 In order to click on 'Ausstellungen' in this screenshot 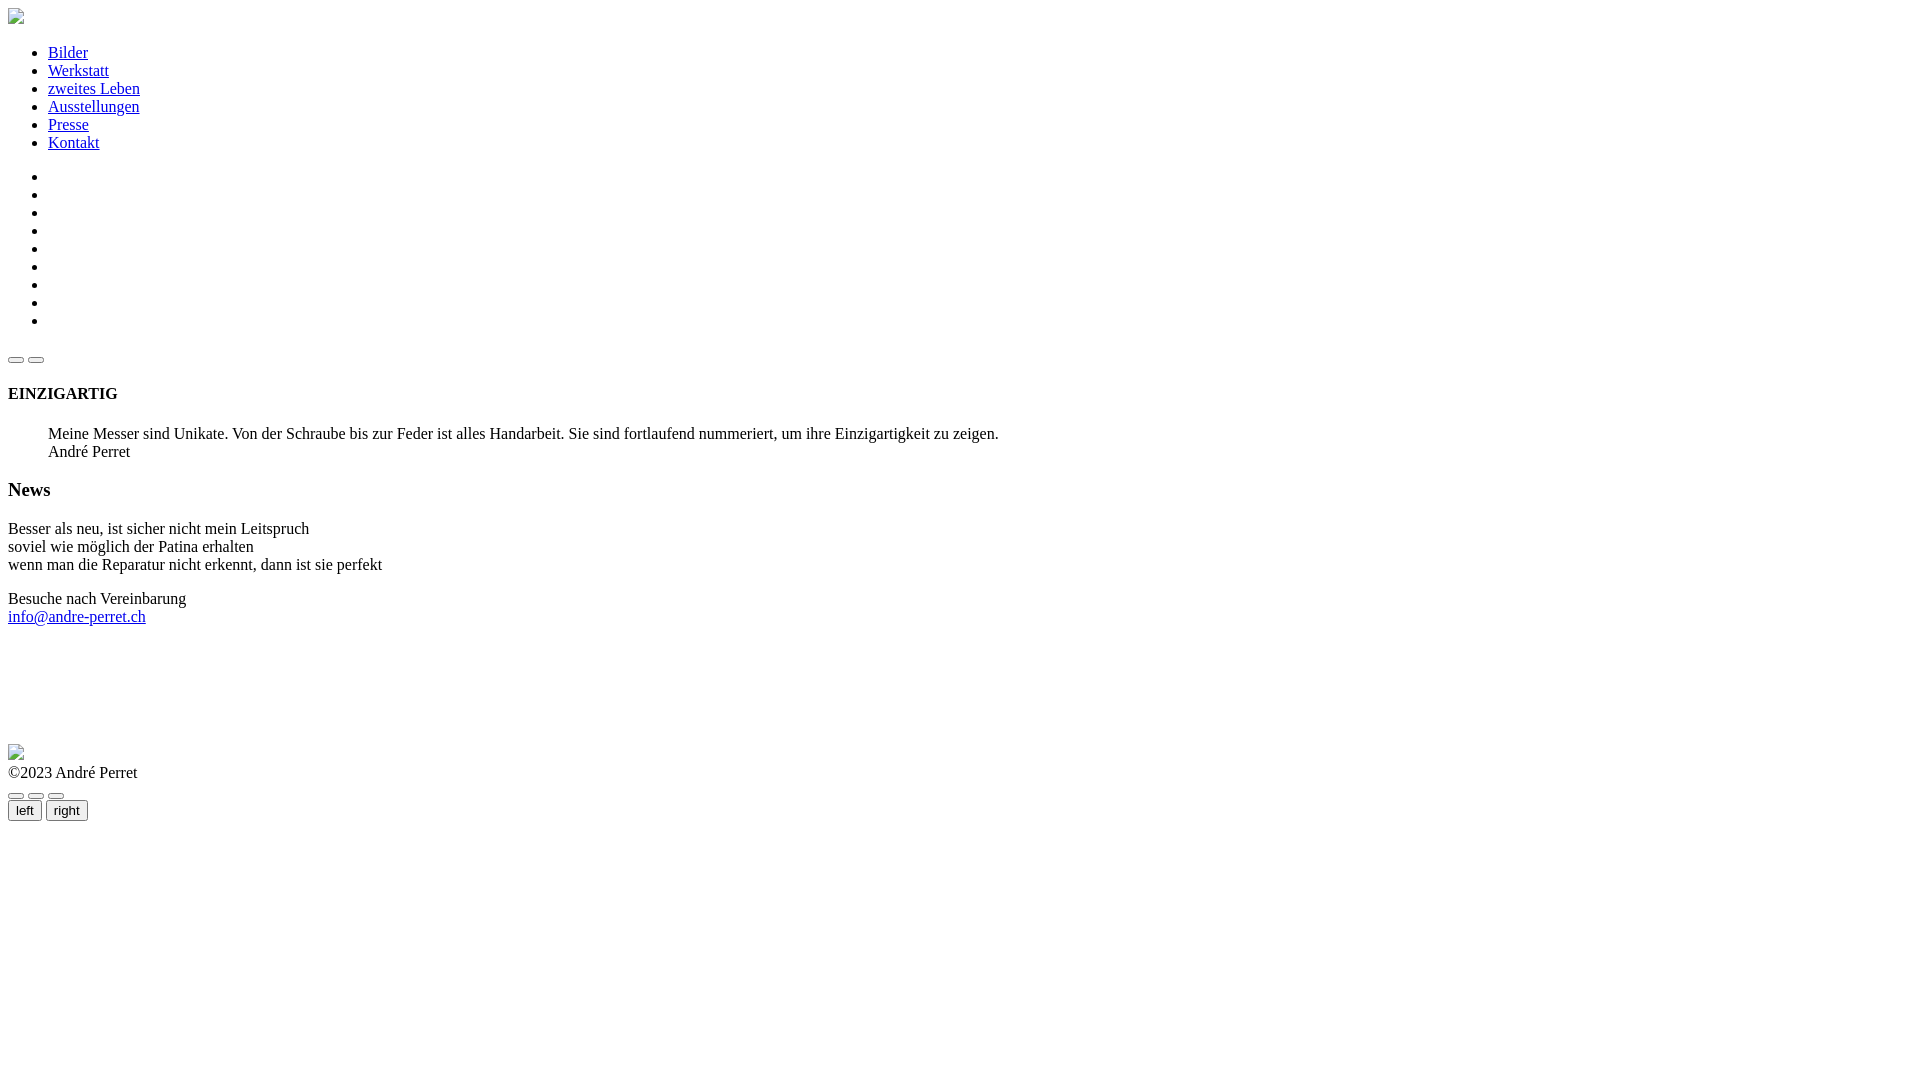, I will do `click(48, 106)`.